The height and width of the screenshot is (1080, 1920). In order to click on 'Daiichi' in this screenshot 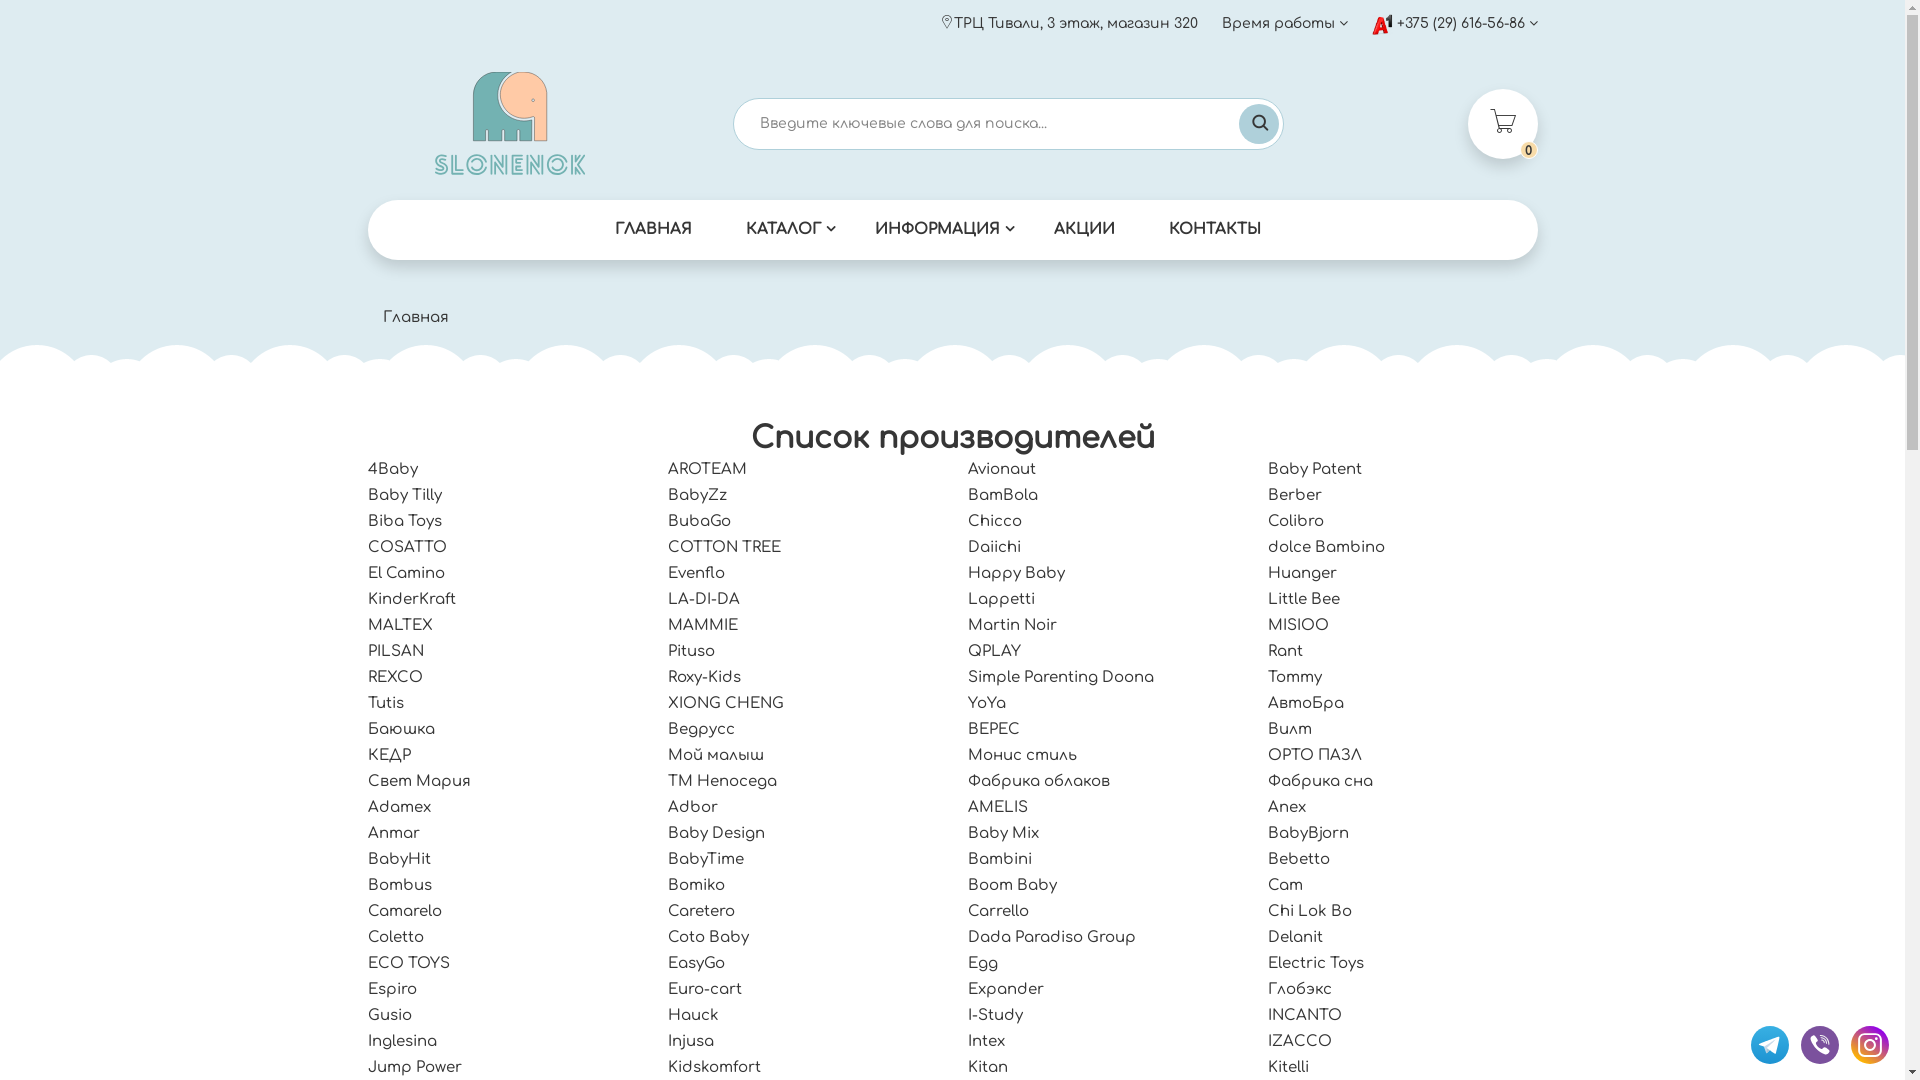, I will do `click(994, 547)`.